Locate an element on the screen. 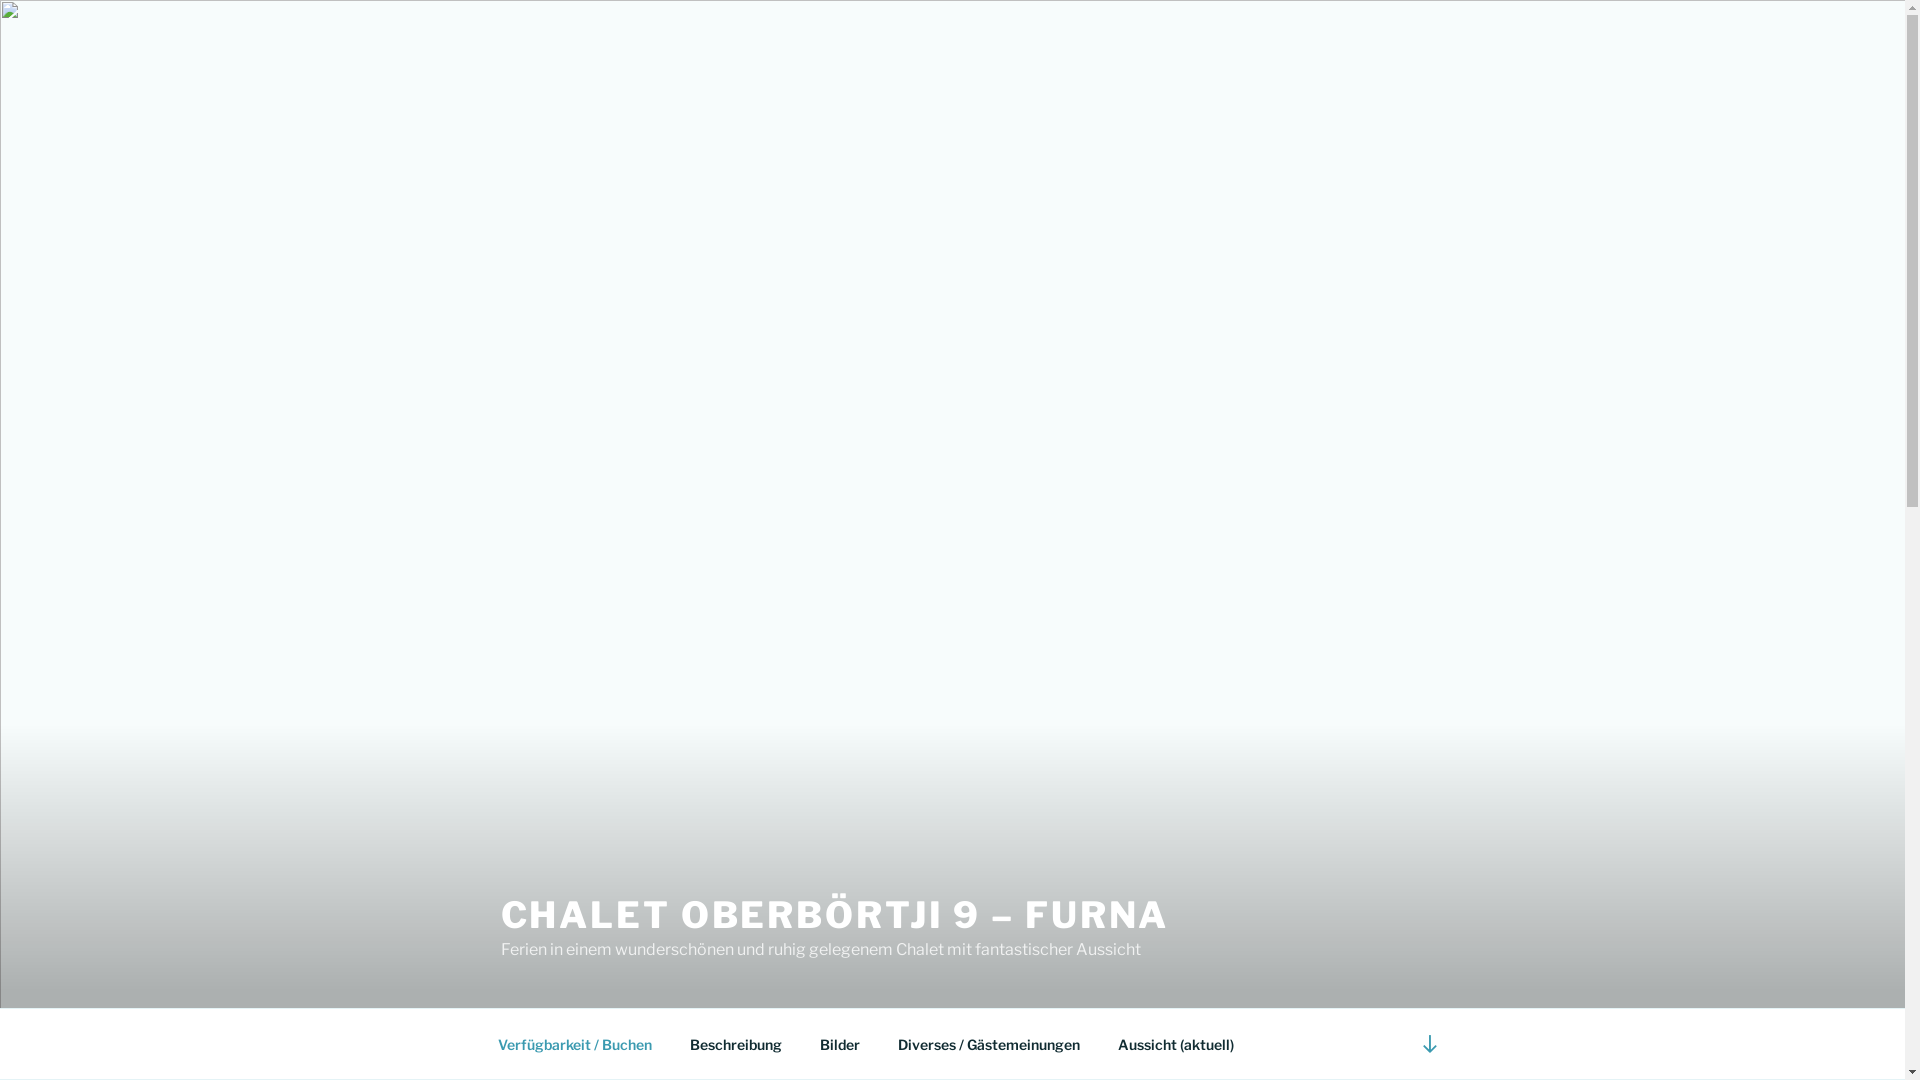  'Bilder' is located at coordinates (839, 1043).